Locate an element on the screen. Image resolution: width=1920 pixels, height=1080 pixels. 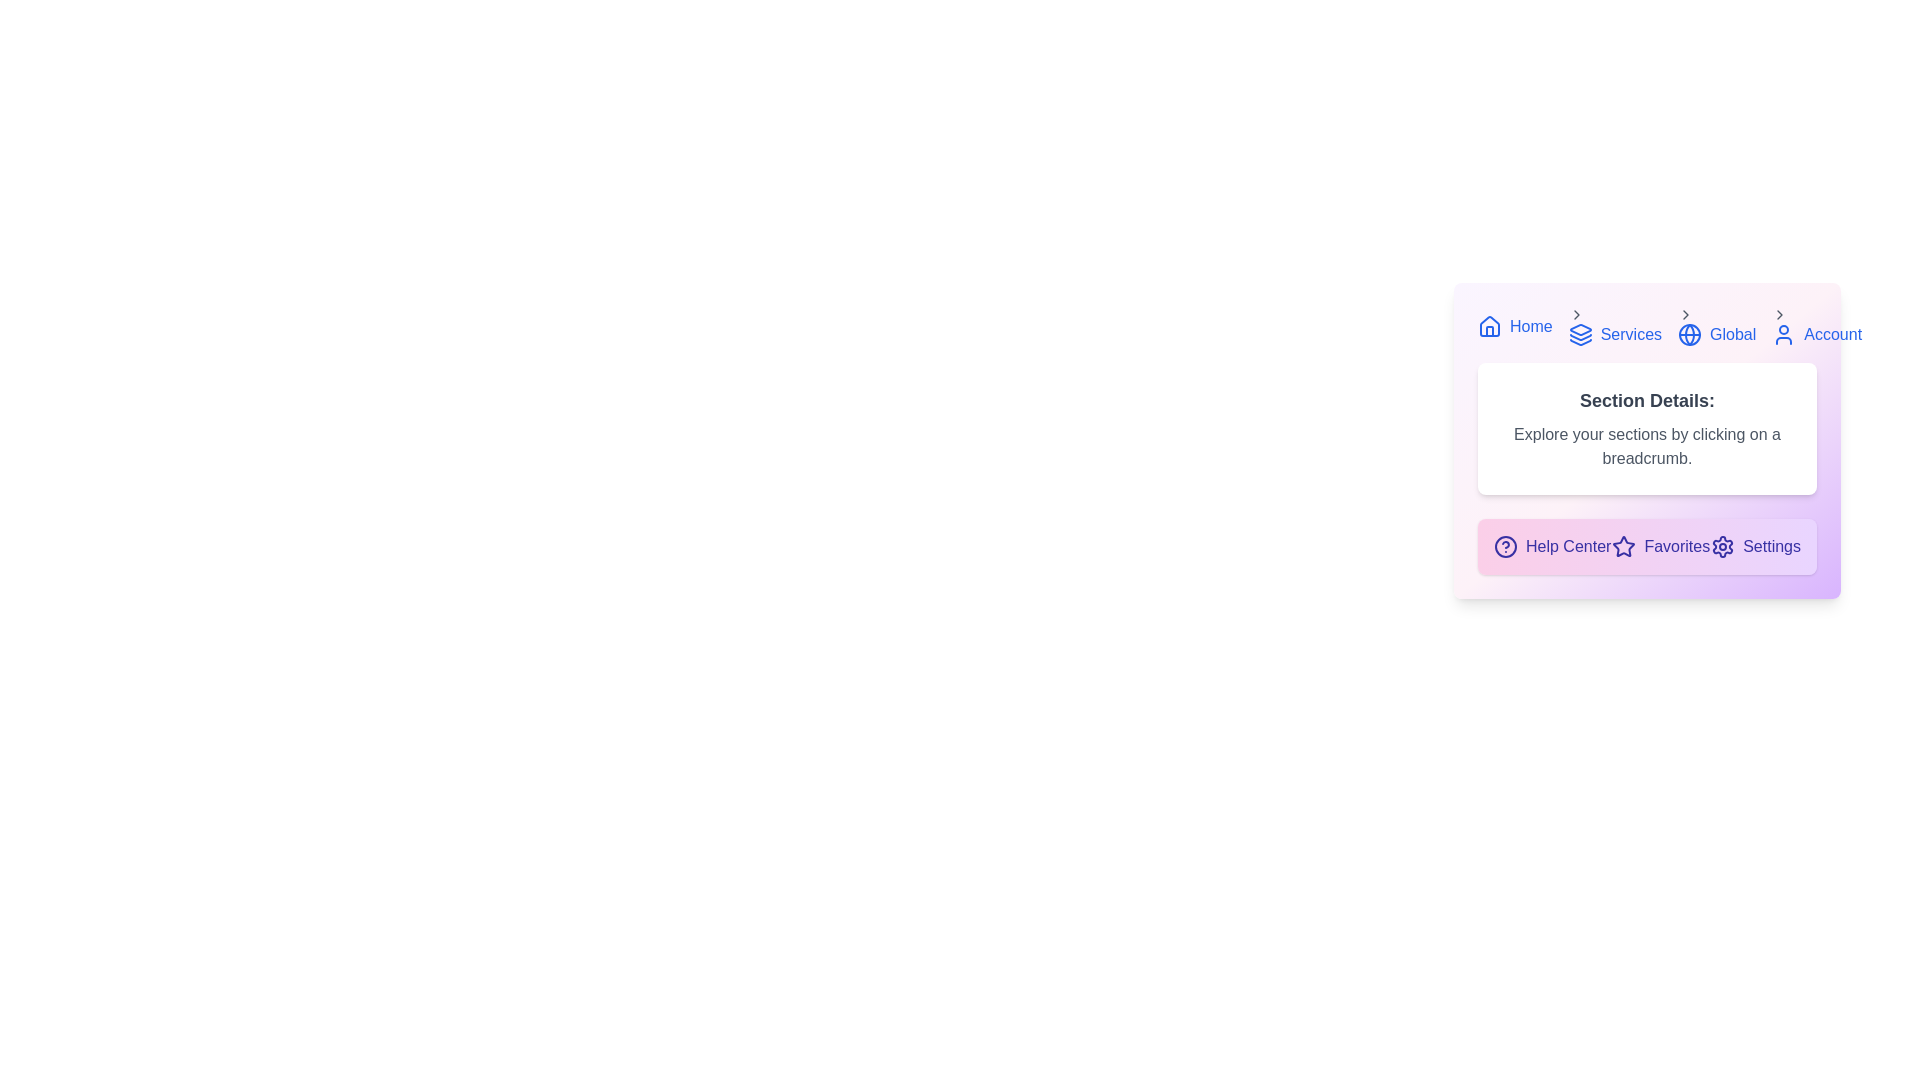
on the 'Settings' icon located at the bottom right of the interface is located at coordinates (1722, 547).